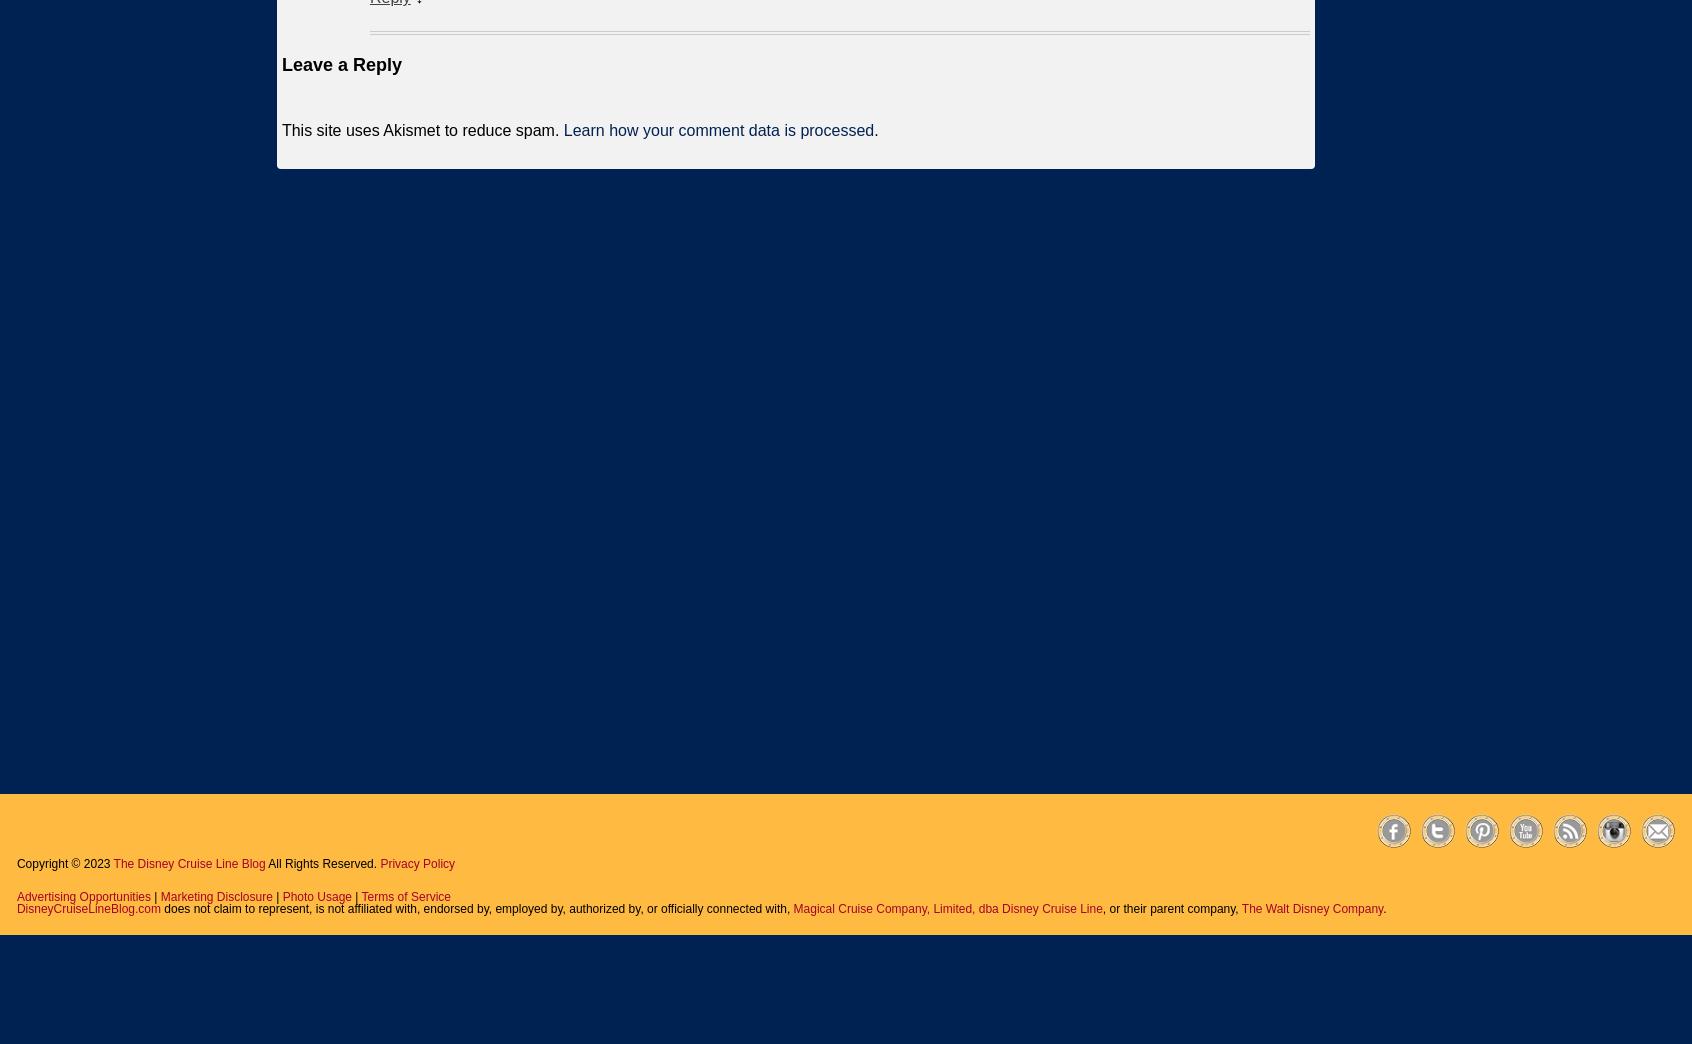  I want to click on ', or their parent company,', so click(1170, 909).